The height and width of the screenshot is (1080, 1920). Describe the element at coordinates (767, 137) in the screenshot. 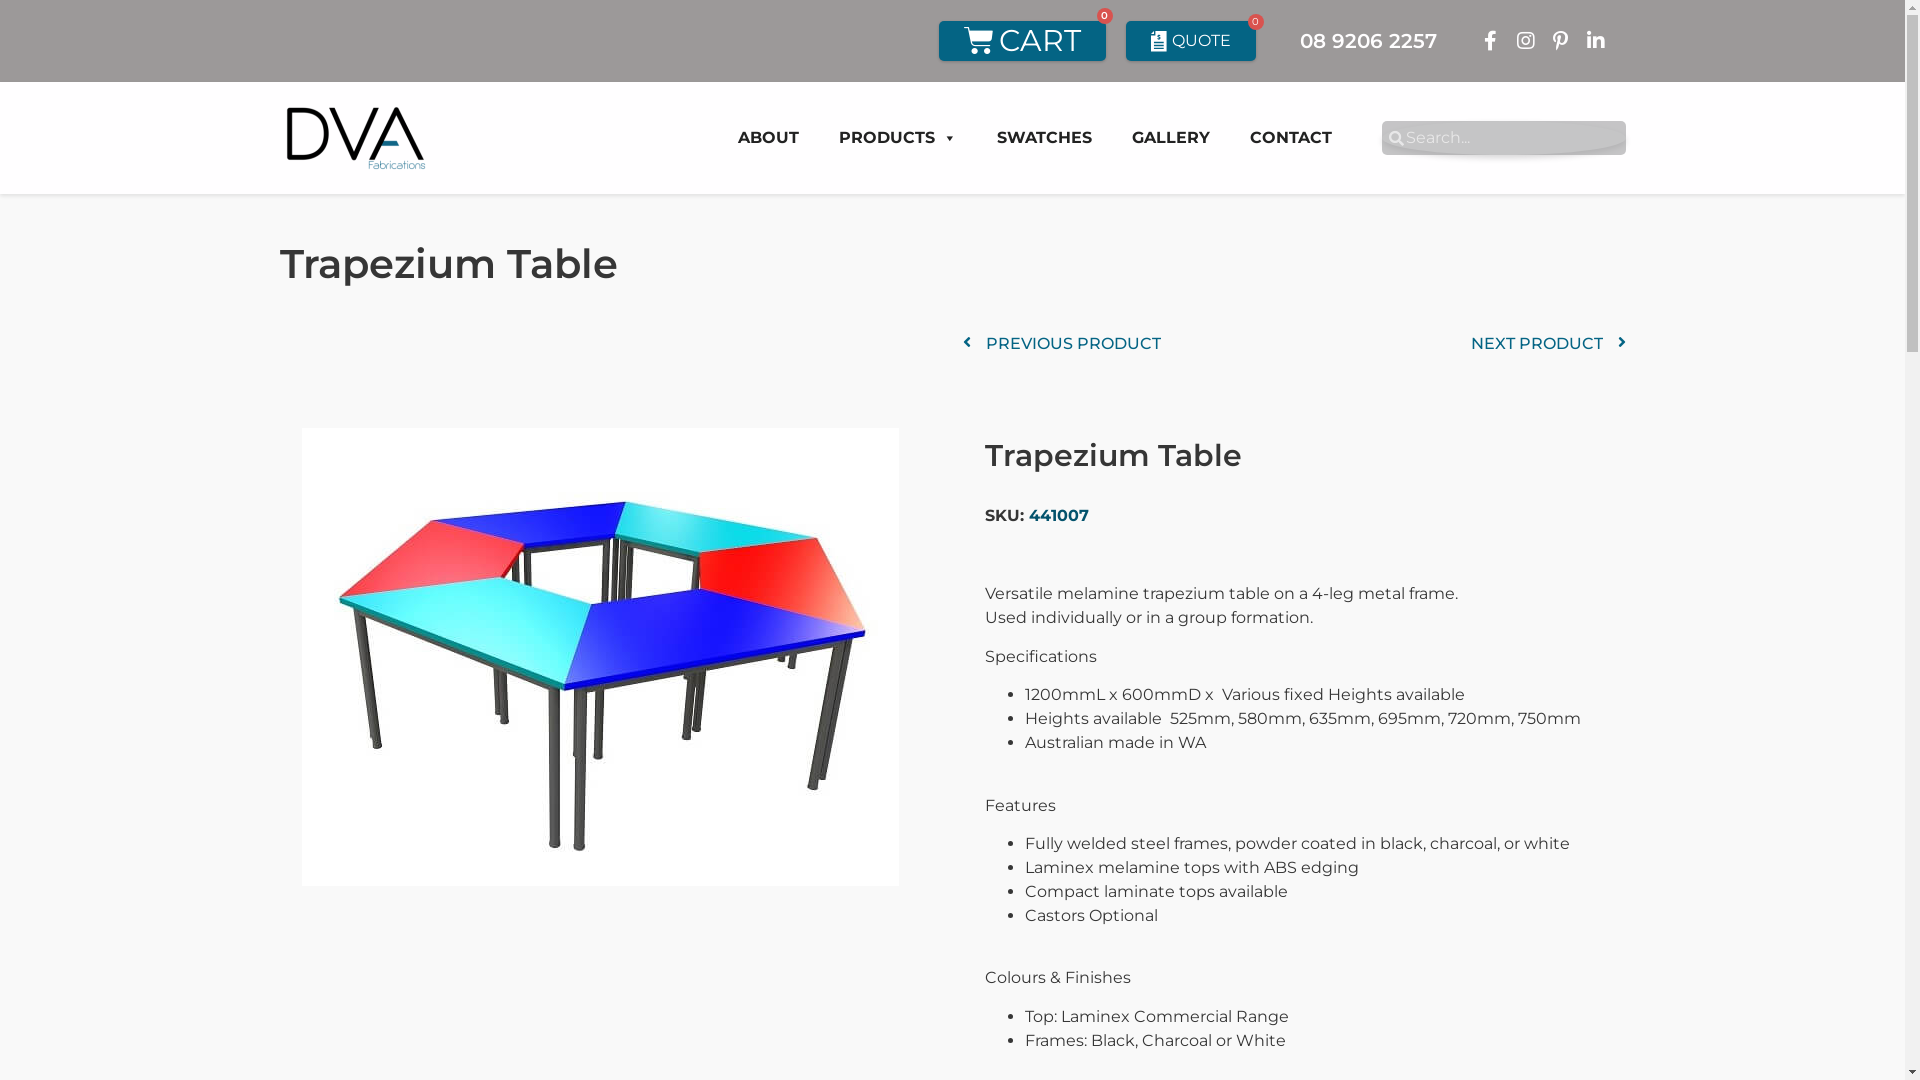

I see `'ABOUT'` at that location.